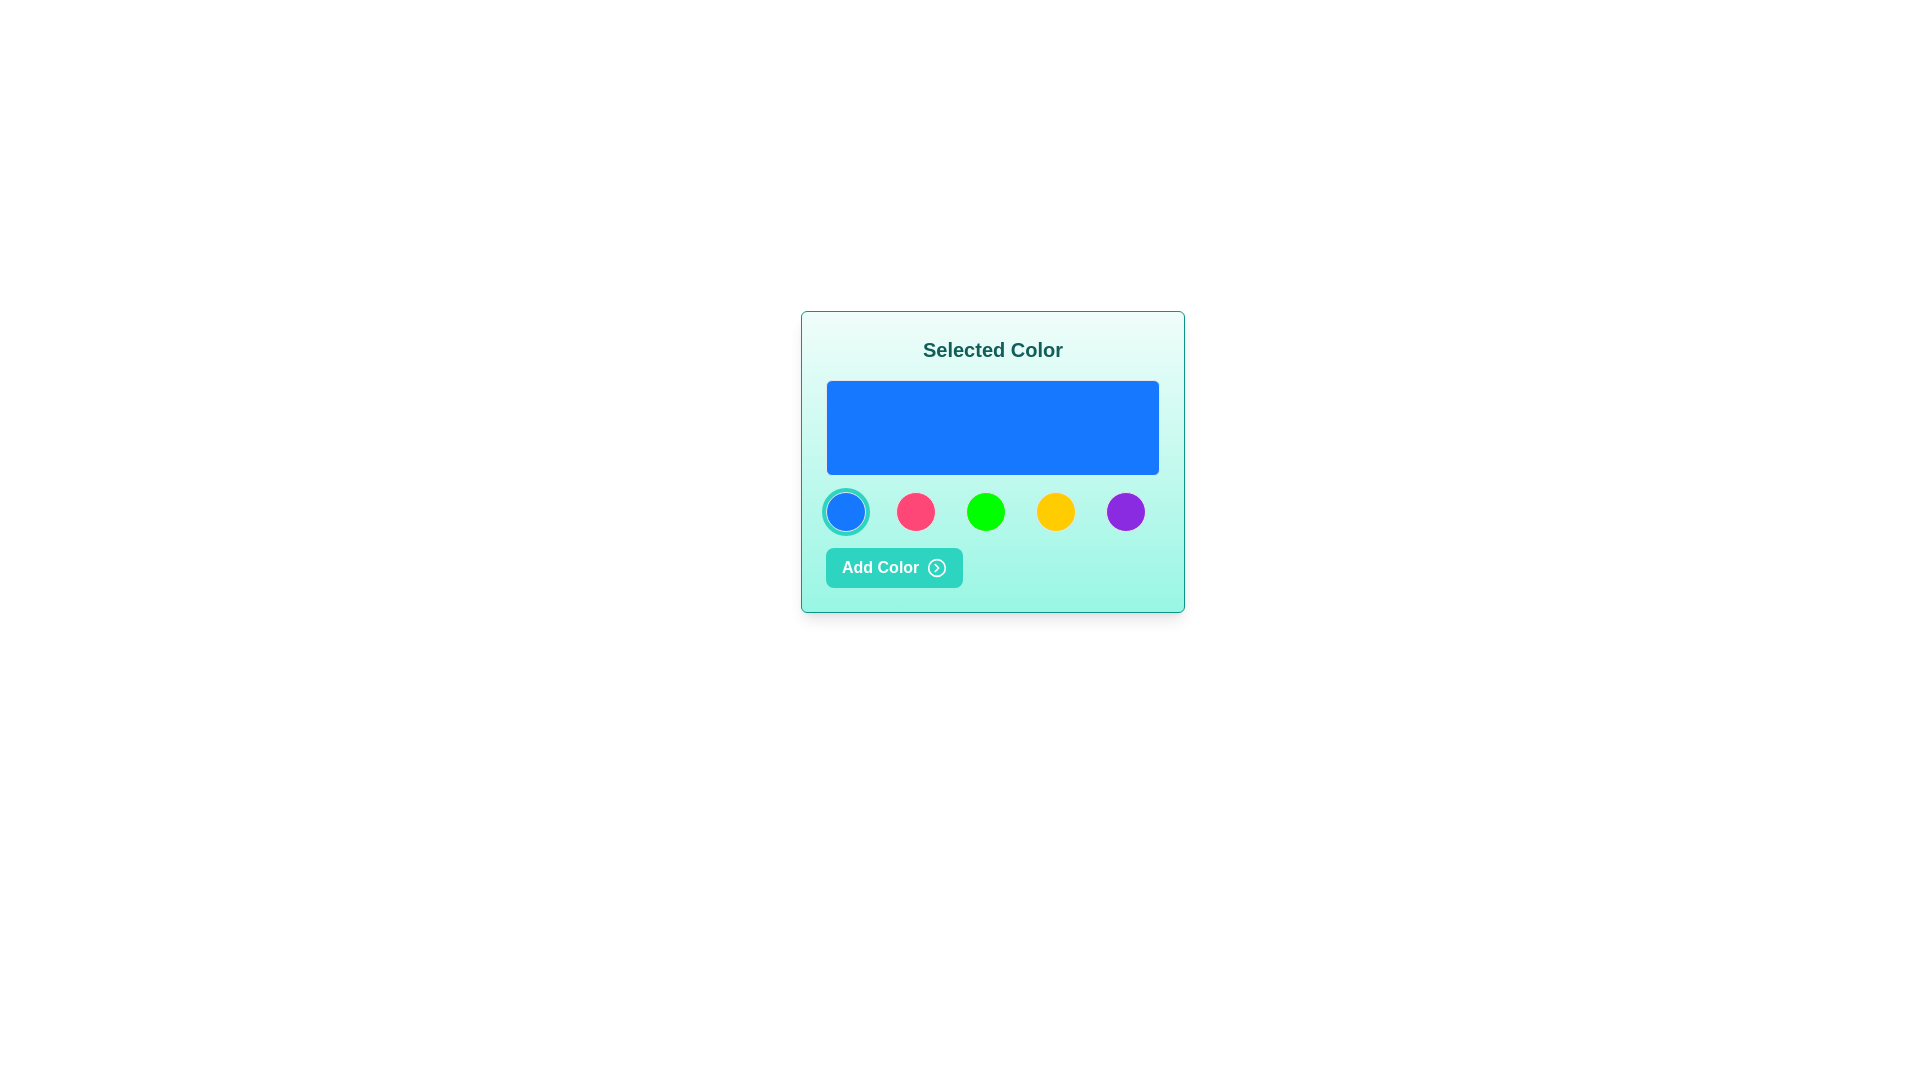 The width and height of the screenshot is (1920, 1080). Describe the element at coordinates (985, 511) in the screenshot. I see `the third circular button in the grid layout` at that location.